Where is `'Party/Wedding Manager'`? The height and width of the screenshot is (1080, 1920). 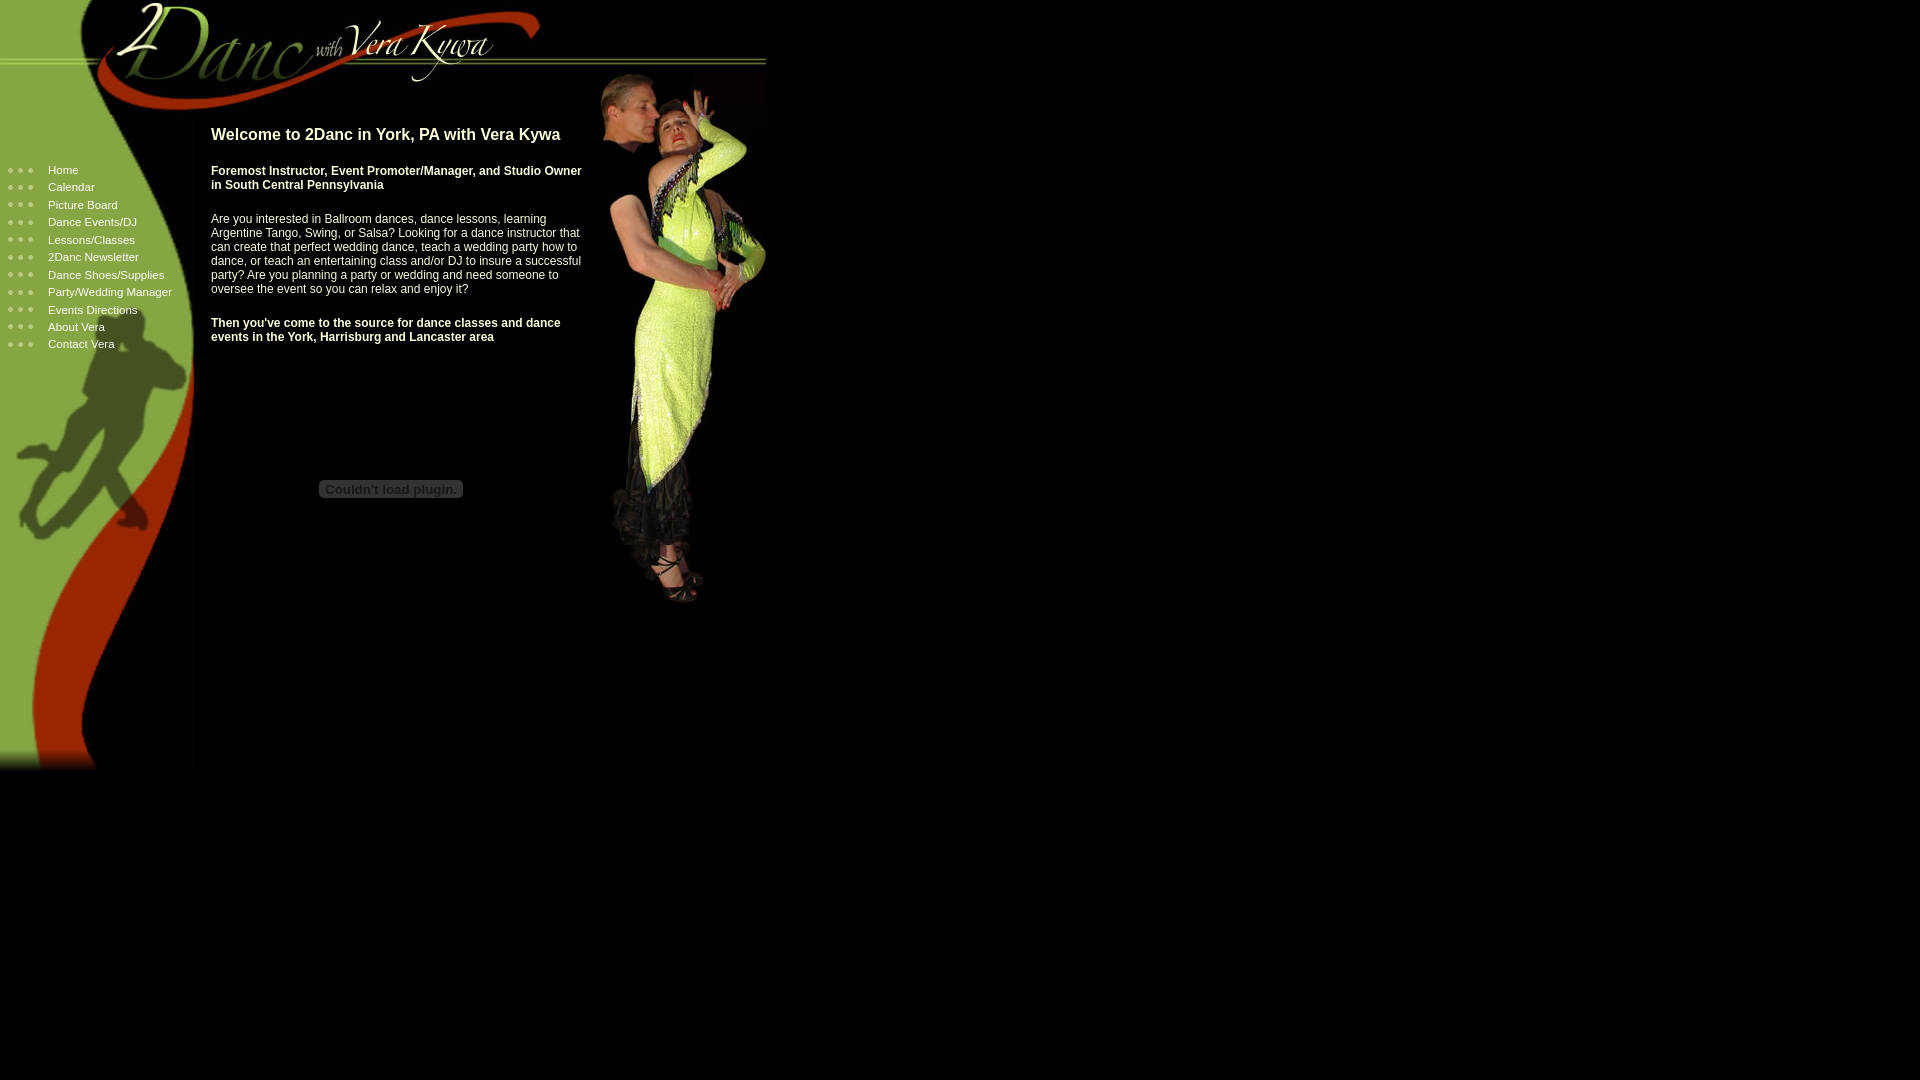 'Party/Wedding Manager' is located at coordinates (89, 292).